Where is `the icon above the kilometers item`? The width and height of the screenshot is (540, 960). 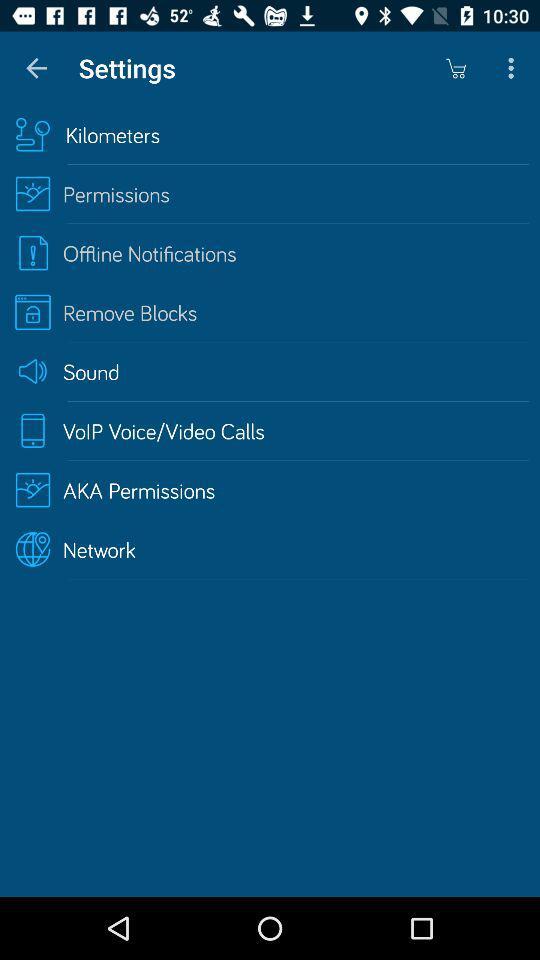 the icon above the kilometers item is located at coordinates (513, 68).